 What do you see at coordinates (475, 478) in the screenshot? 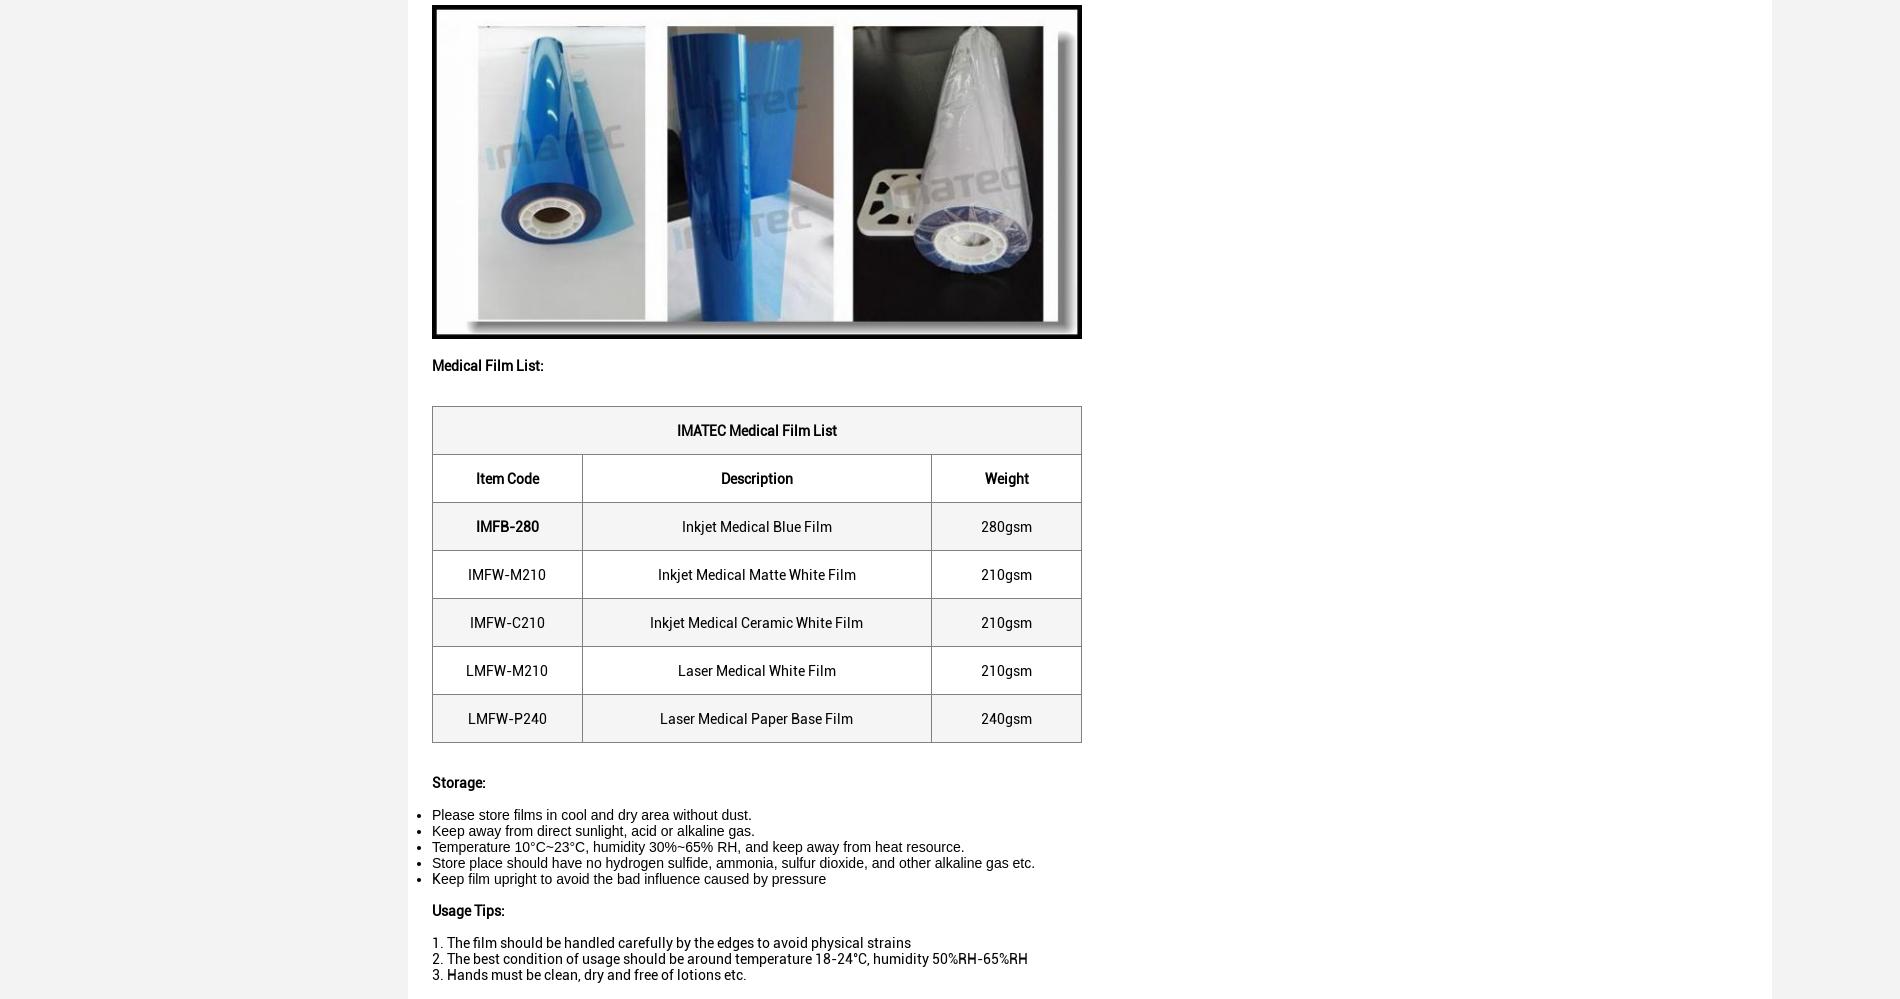
I see `'Item Code'` at bounding box center [475, 478].